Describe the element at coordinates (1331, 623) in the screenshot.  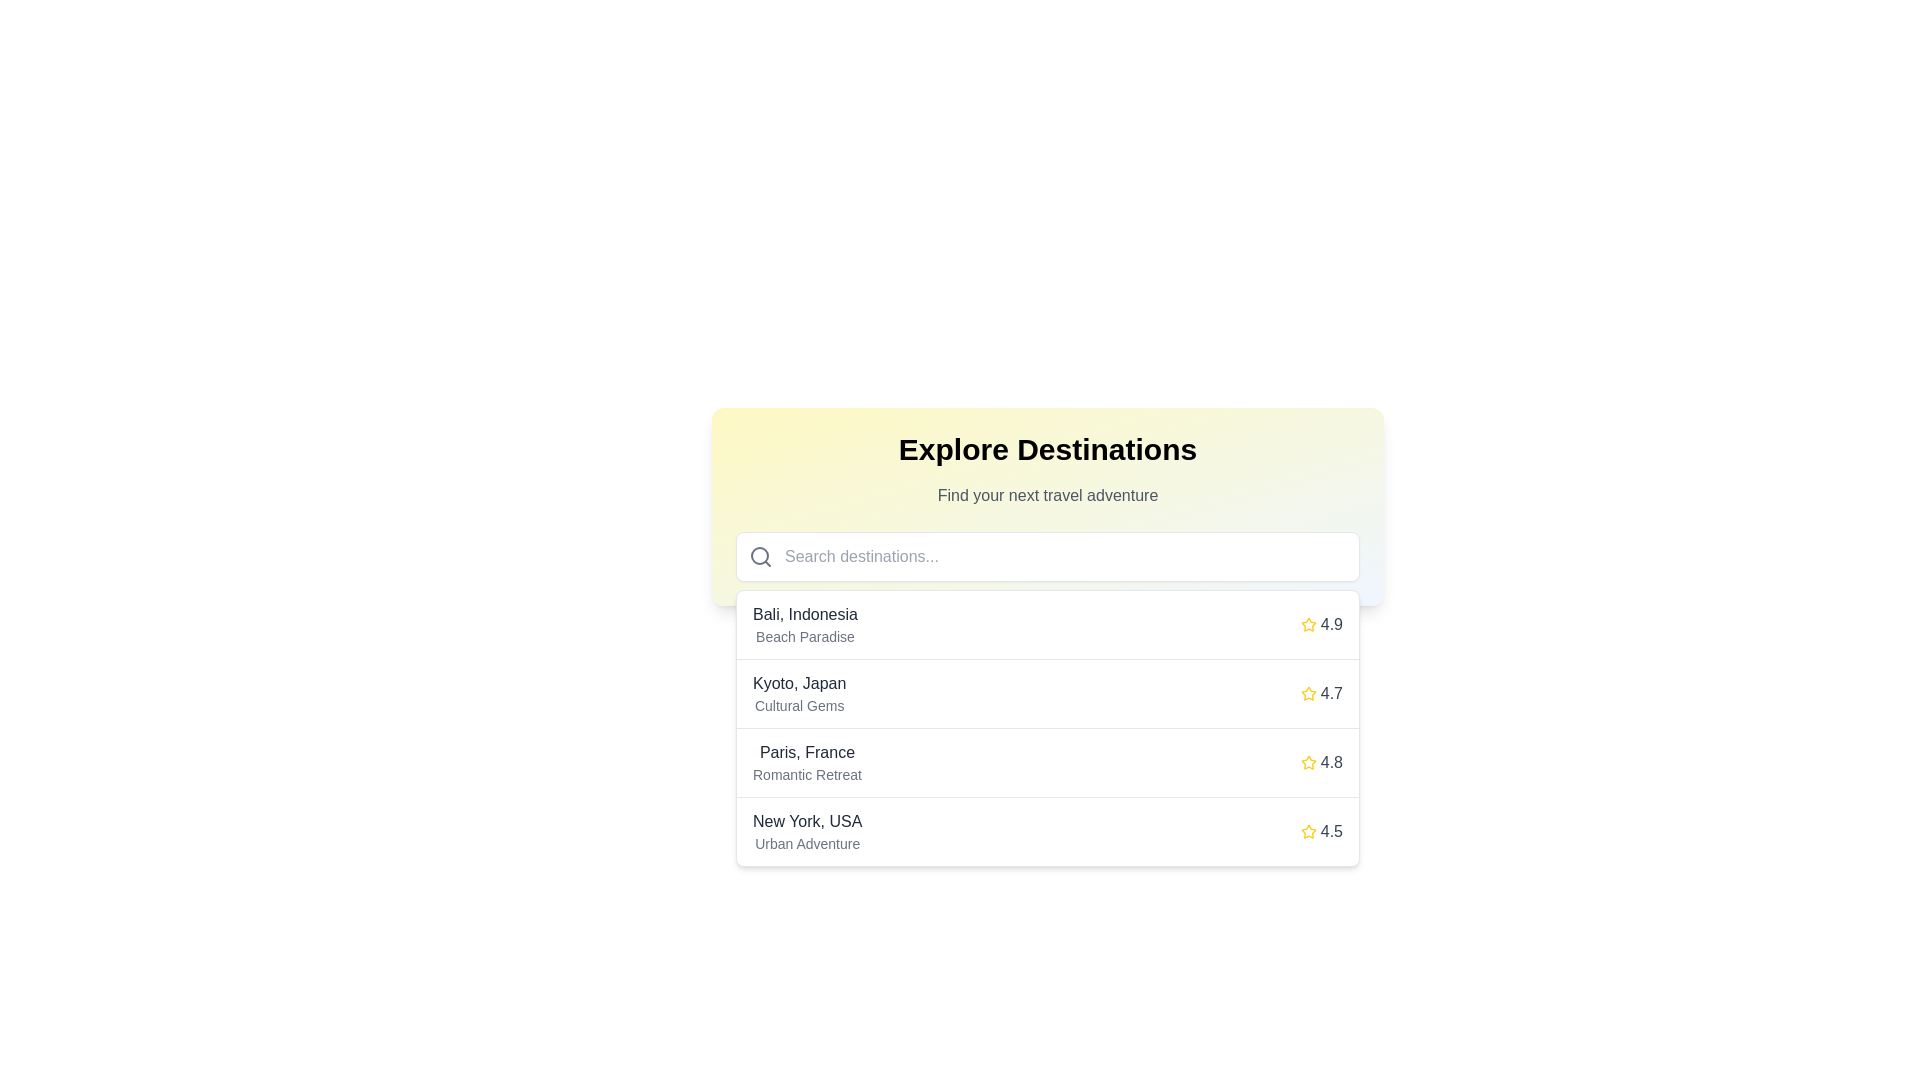
I see `text displaying the rating '4.9', which is positioned to the right of the yellow star icon in the 'Explore Destinations' interface under the Bali, Indonesia entry` at that location.